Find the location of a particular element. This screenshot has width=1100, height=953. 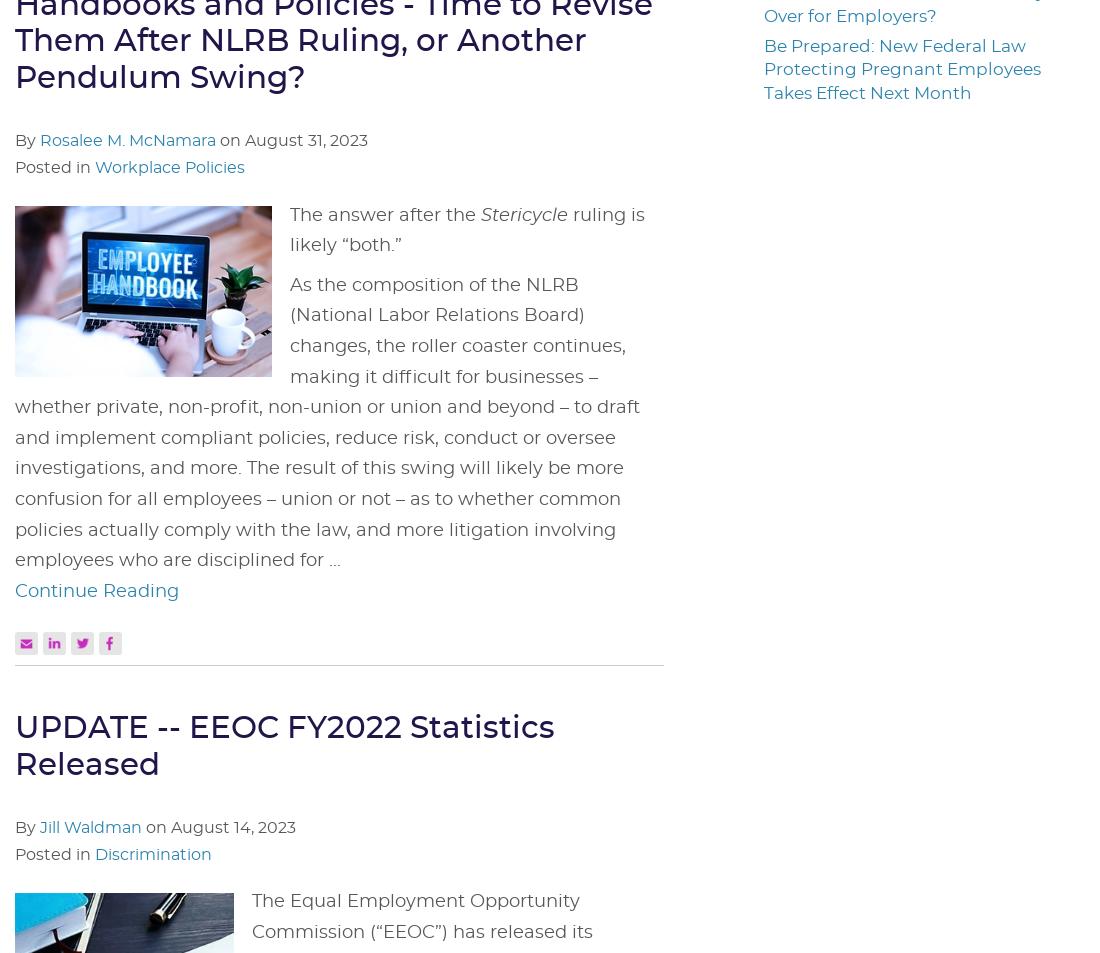

'Jill  Waldman' is located at coordinates (90, 827).